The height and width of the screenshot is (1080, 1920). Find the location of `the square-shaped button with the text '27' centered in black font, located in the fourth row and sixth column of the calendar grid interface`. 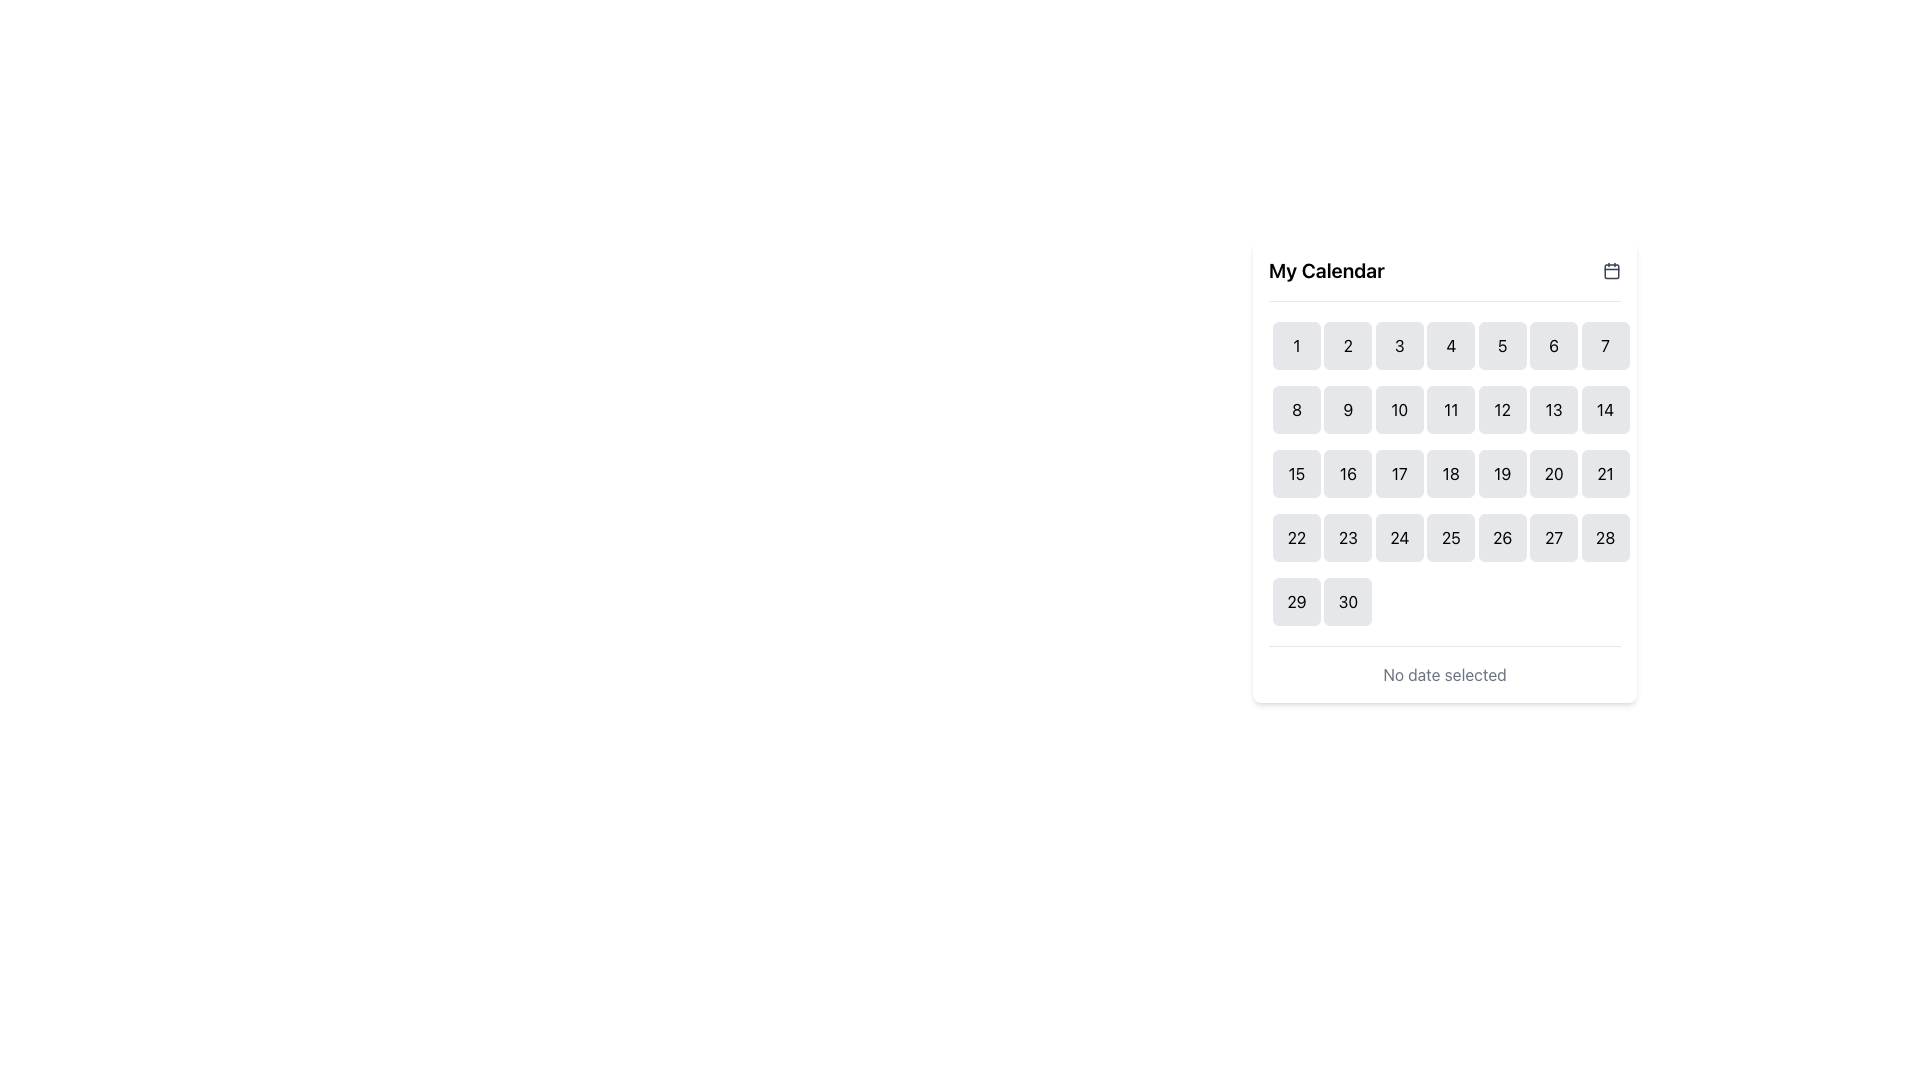

the square-shaped button with the text '27' centered in black font, located in the fourth row and sixth column of the calendar grid interface is located at coordinates (1553, 536).